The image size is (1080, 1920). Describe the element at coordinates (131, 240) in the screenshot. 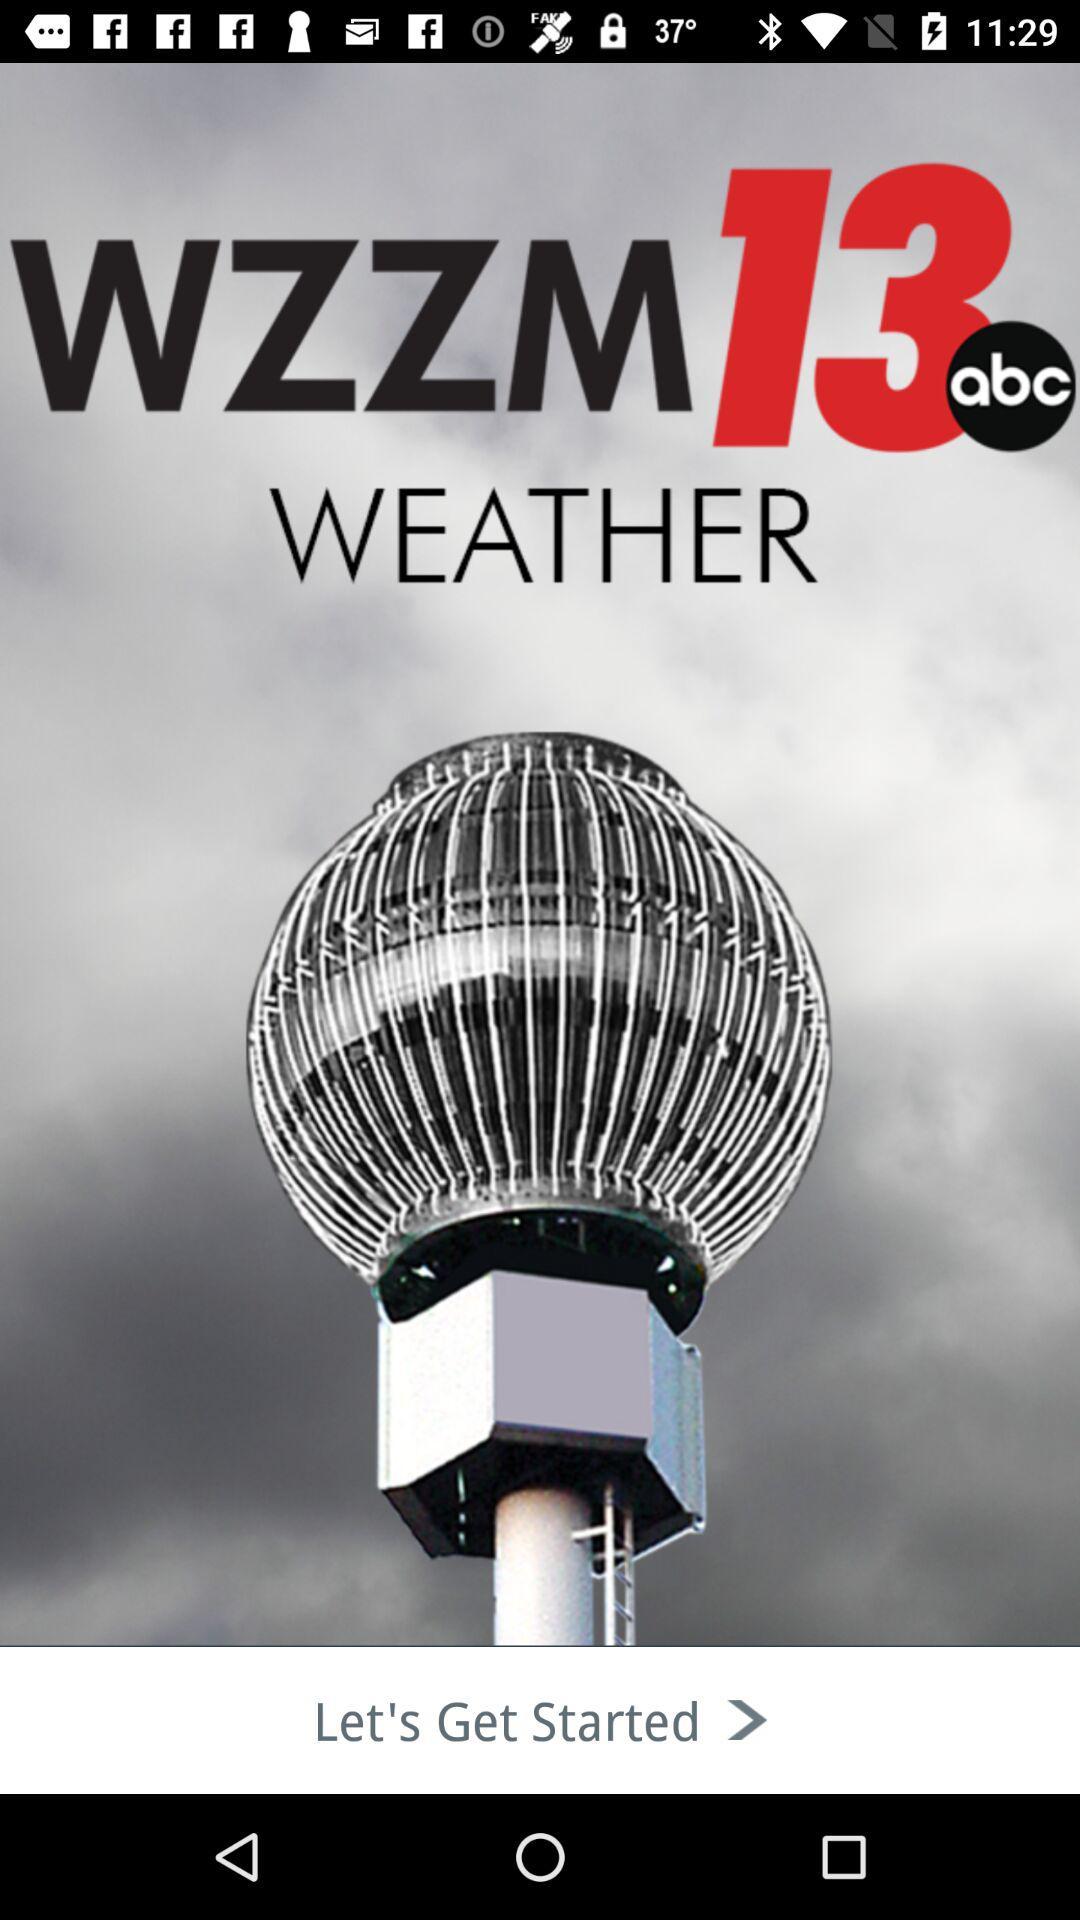

I see `the pause icon` at that location.